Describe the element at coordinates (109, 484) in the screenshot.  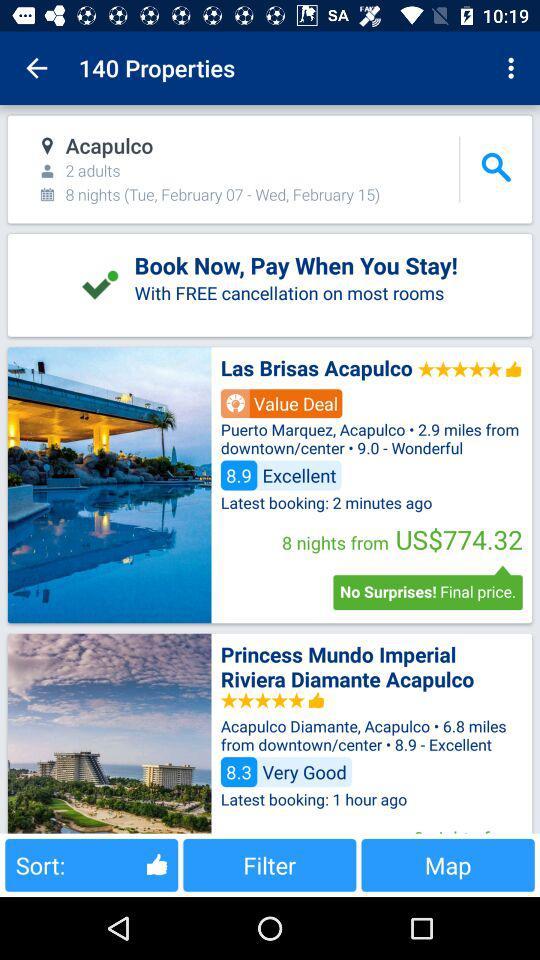
I see `image` at that location.